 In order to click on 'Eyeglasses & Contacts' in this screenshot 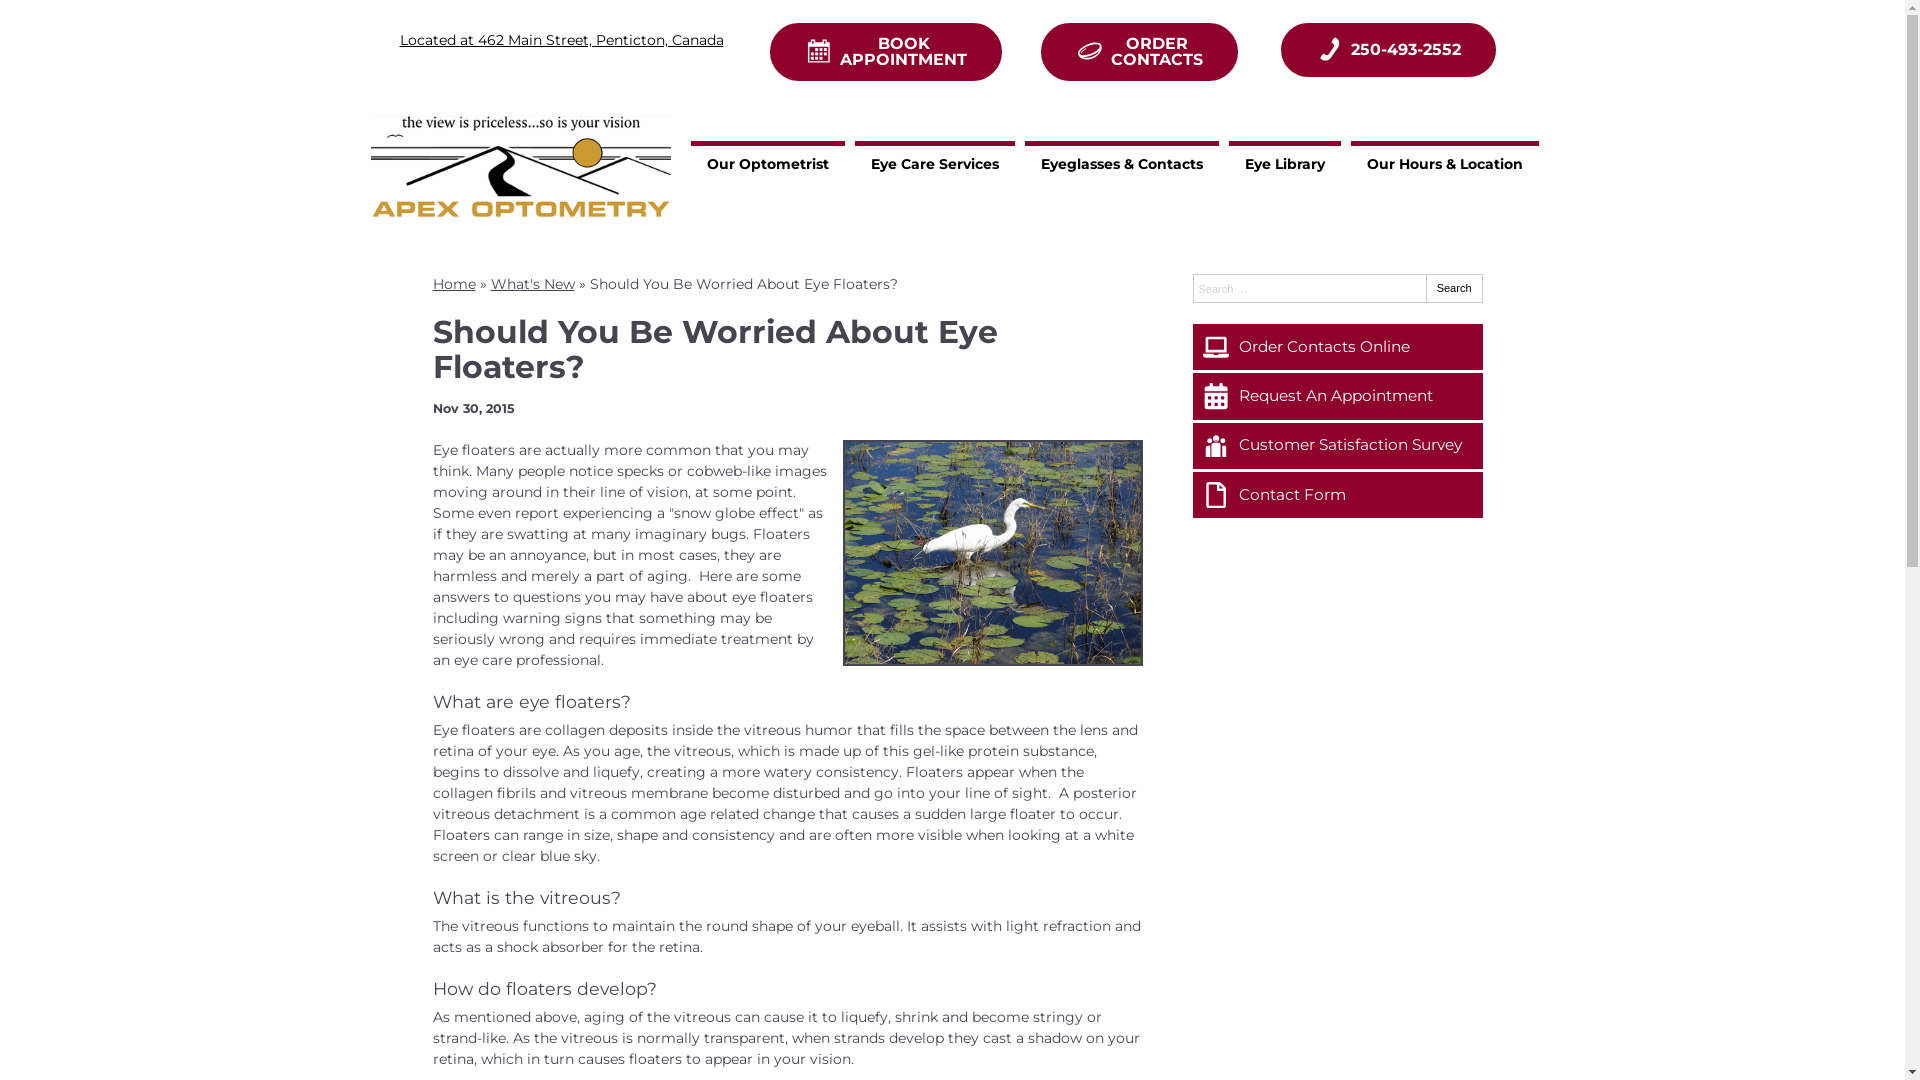, I will do `click(1025, 161)`.